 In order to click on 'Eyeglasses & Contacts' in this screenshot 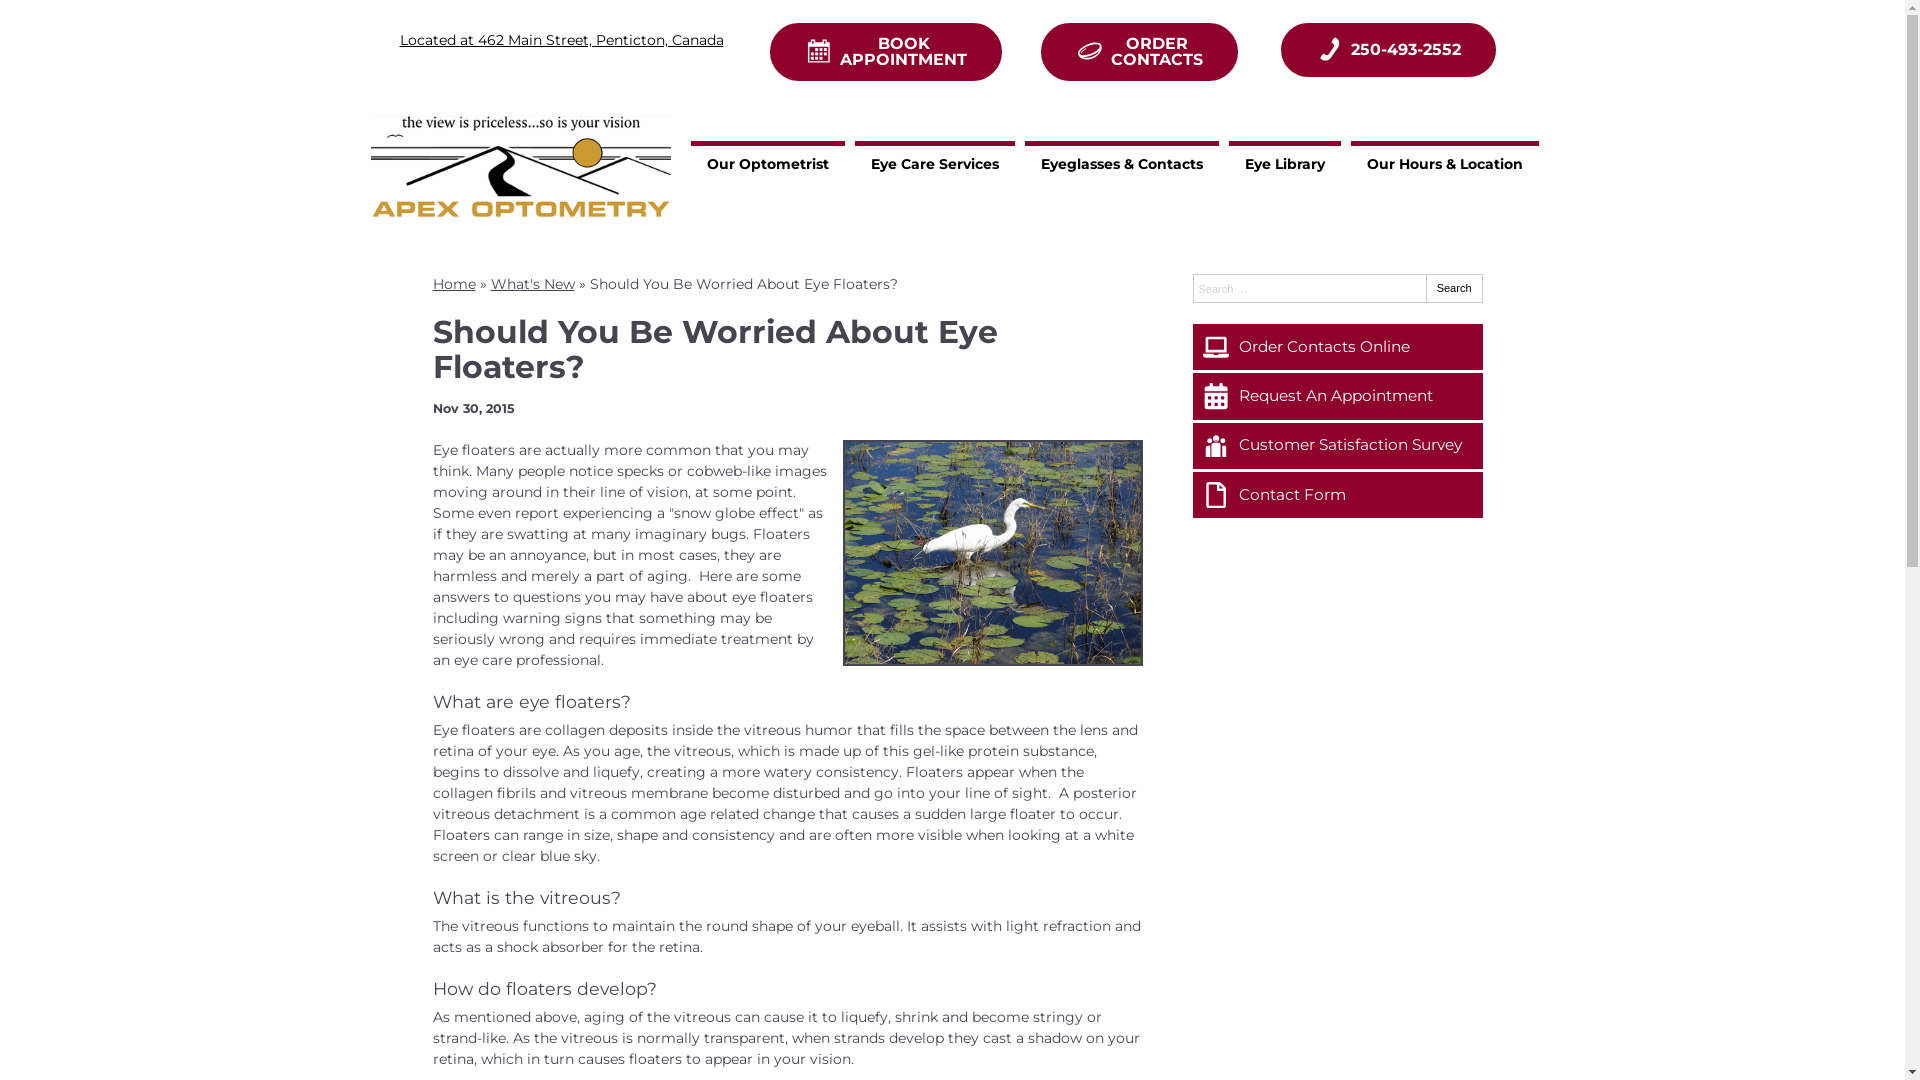, I will do `click(1025, 161)`.